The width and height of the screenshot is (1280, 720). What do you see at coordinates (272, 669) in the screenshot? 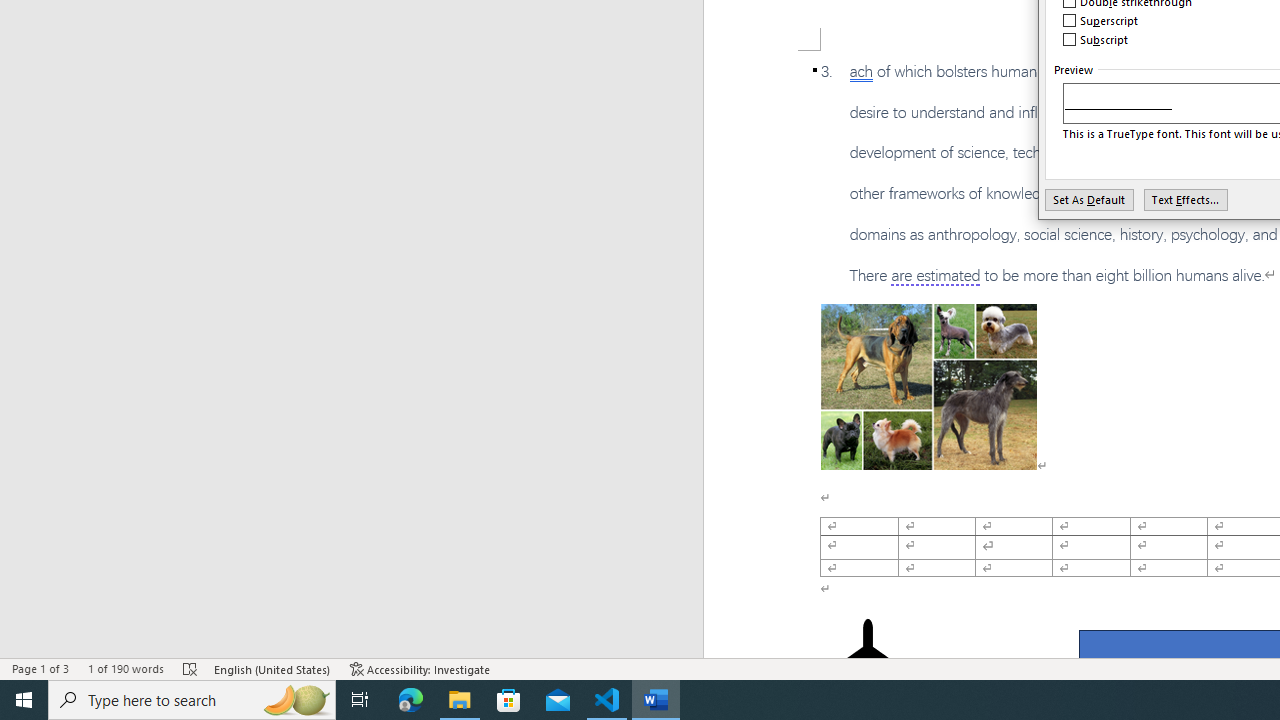
I see `'Language English (United States)'` at bounding box center [272, 669].